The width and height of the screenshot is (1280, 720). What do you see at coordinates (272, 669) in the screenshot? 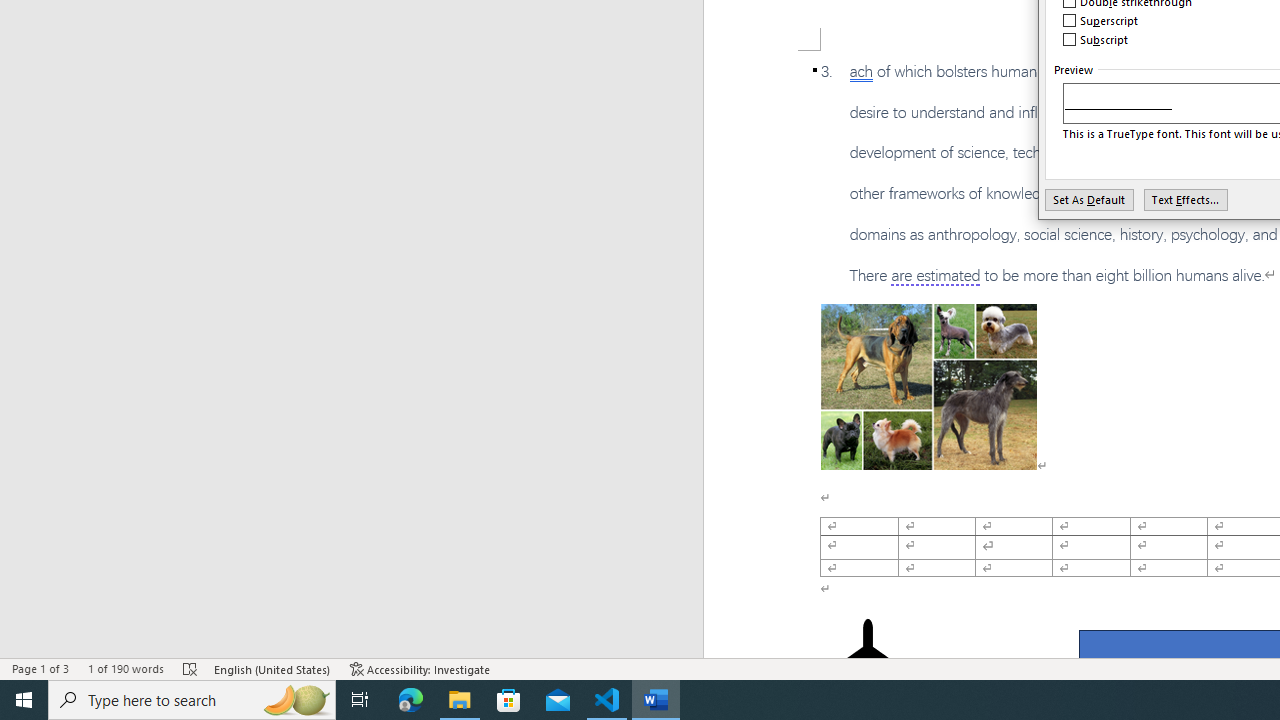
I see `'Language English (United States)'` at bounding box center [272, 669].